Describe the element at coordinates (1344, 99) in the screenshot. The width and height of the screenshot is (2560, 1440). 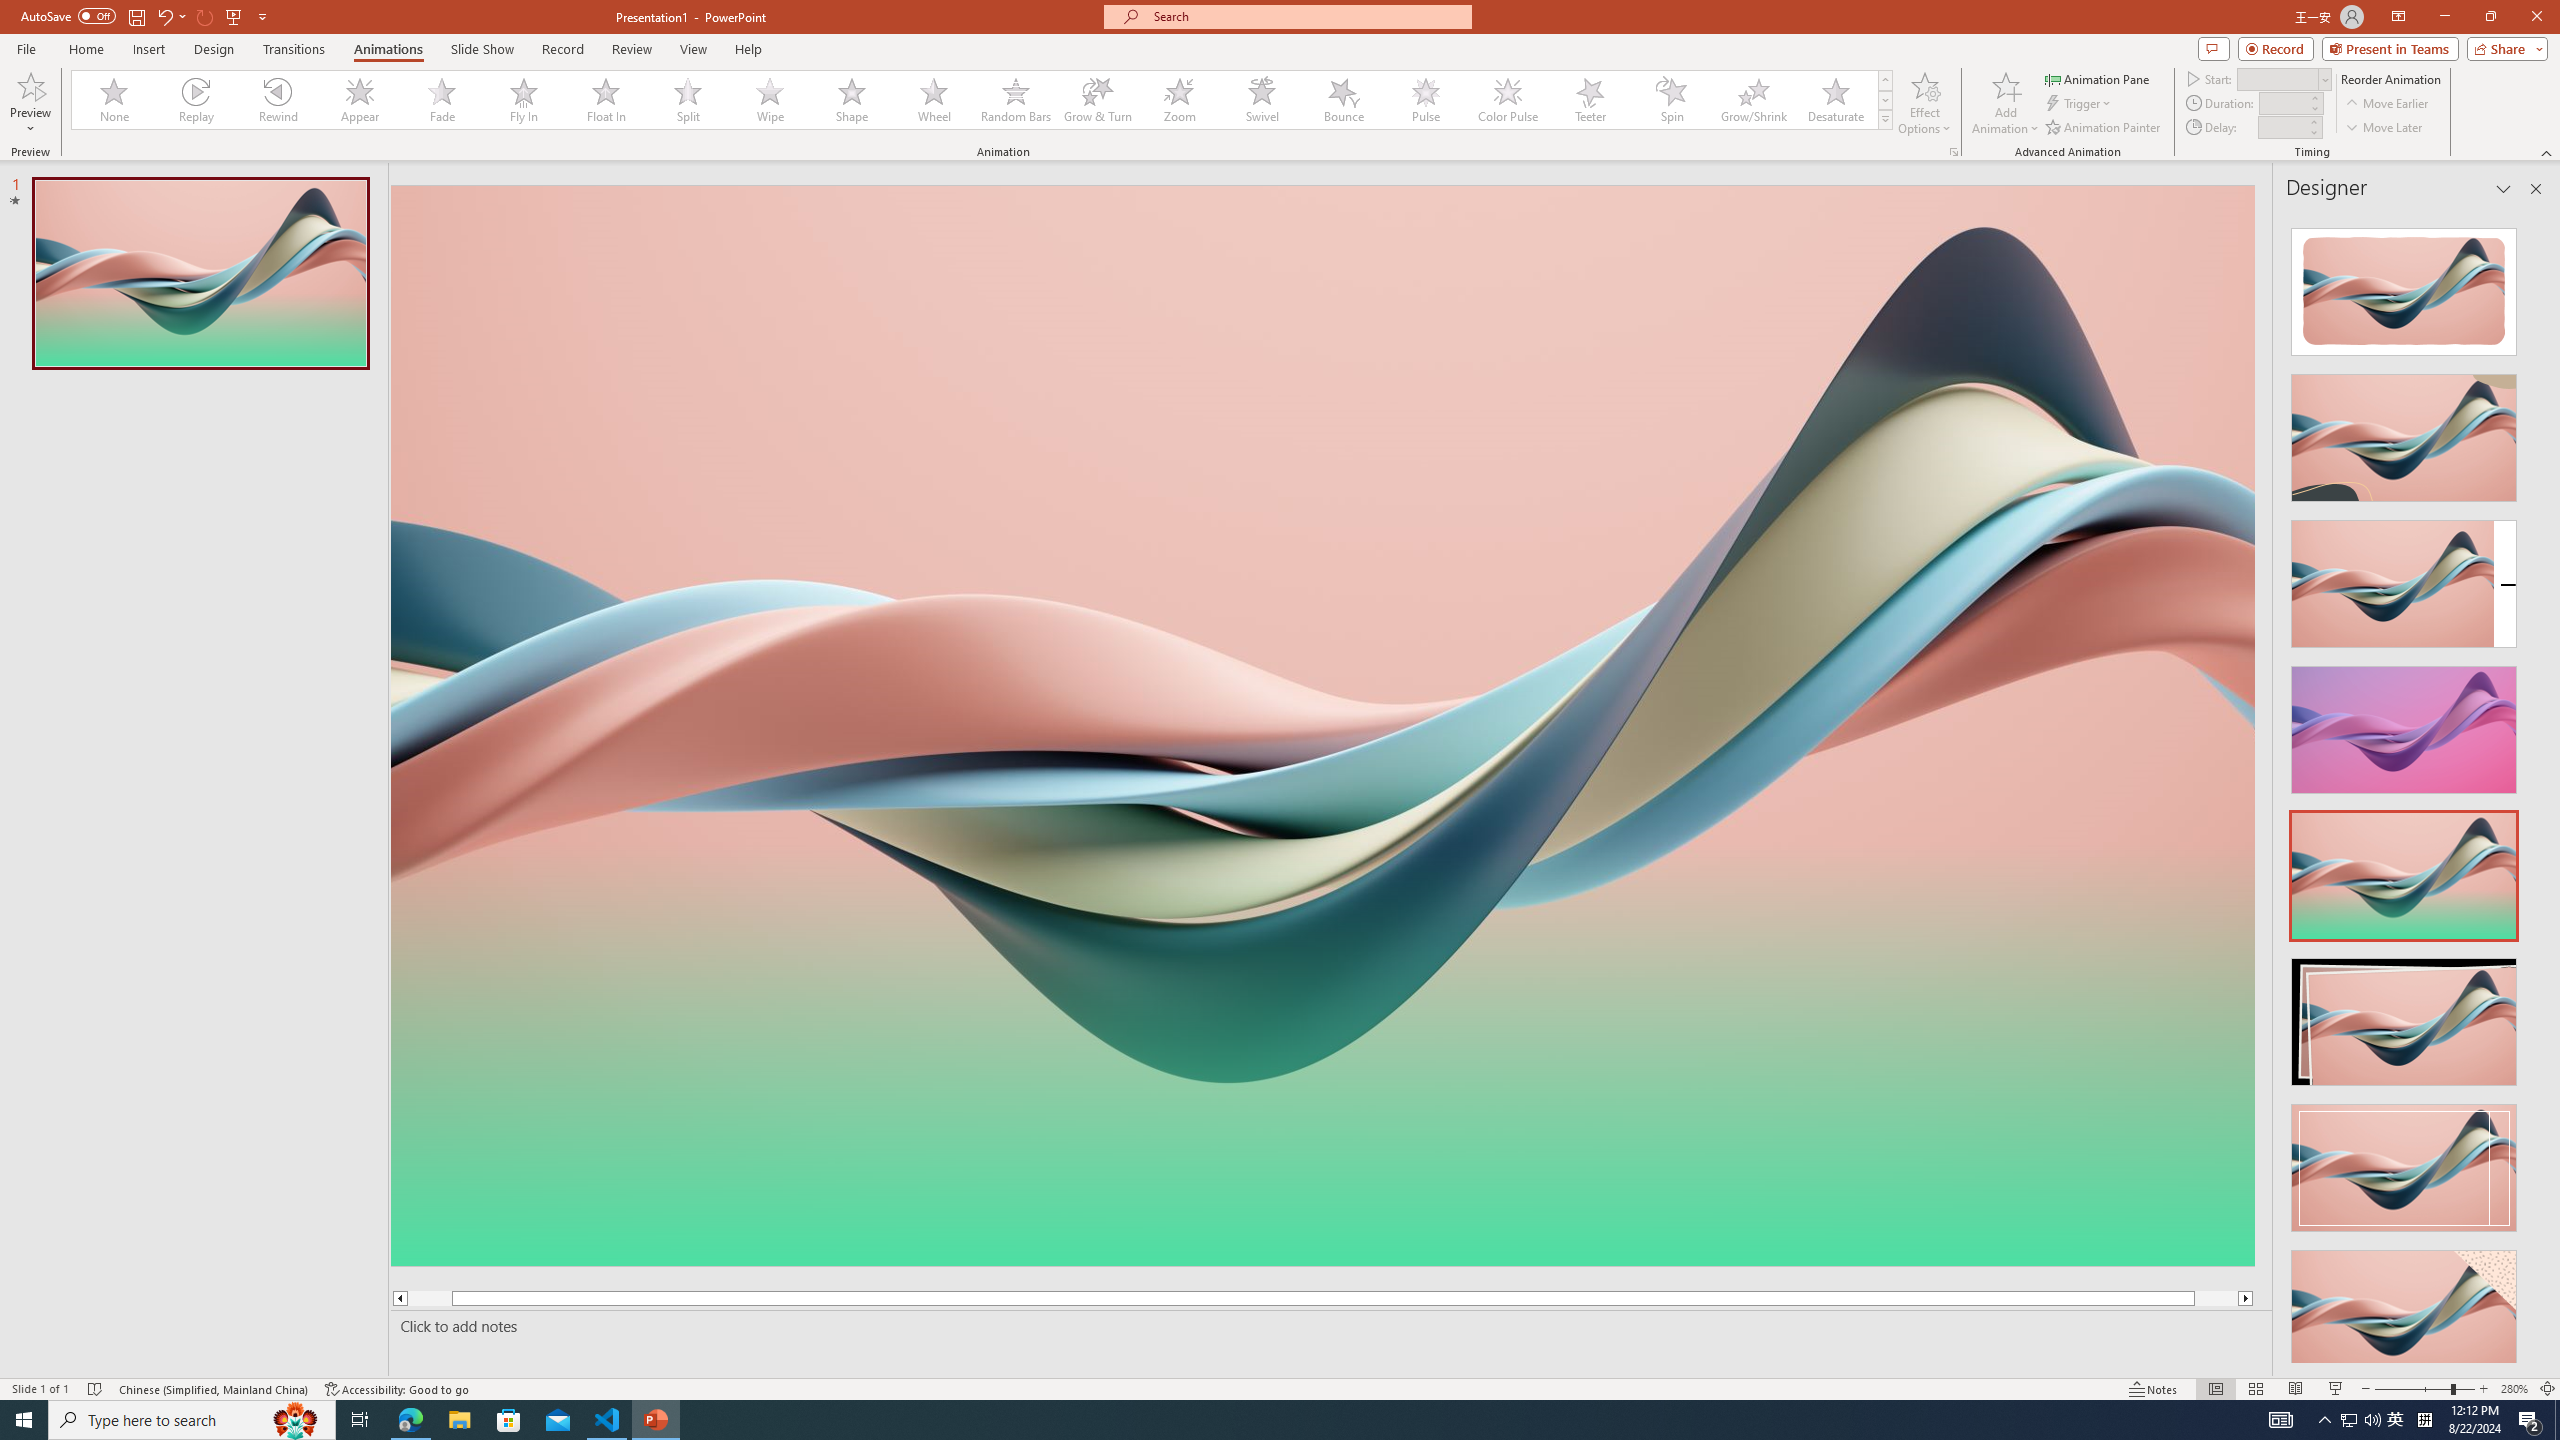
I see `'Bounce'` at that location.